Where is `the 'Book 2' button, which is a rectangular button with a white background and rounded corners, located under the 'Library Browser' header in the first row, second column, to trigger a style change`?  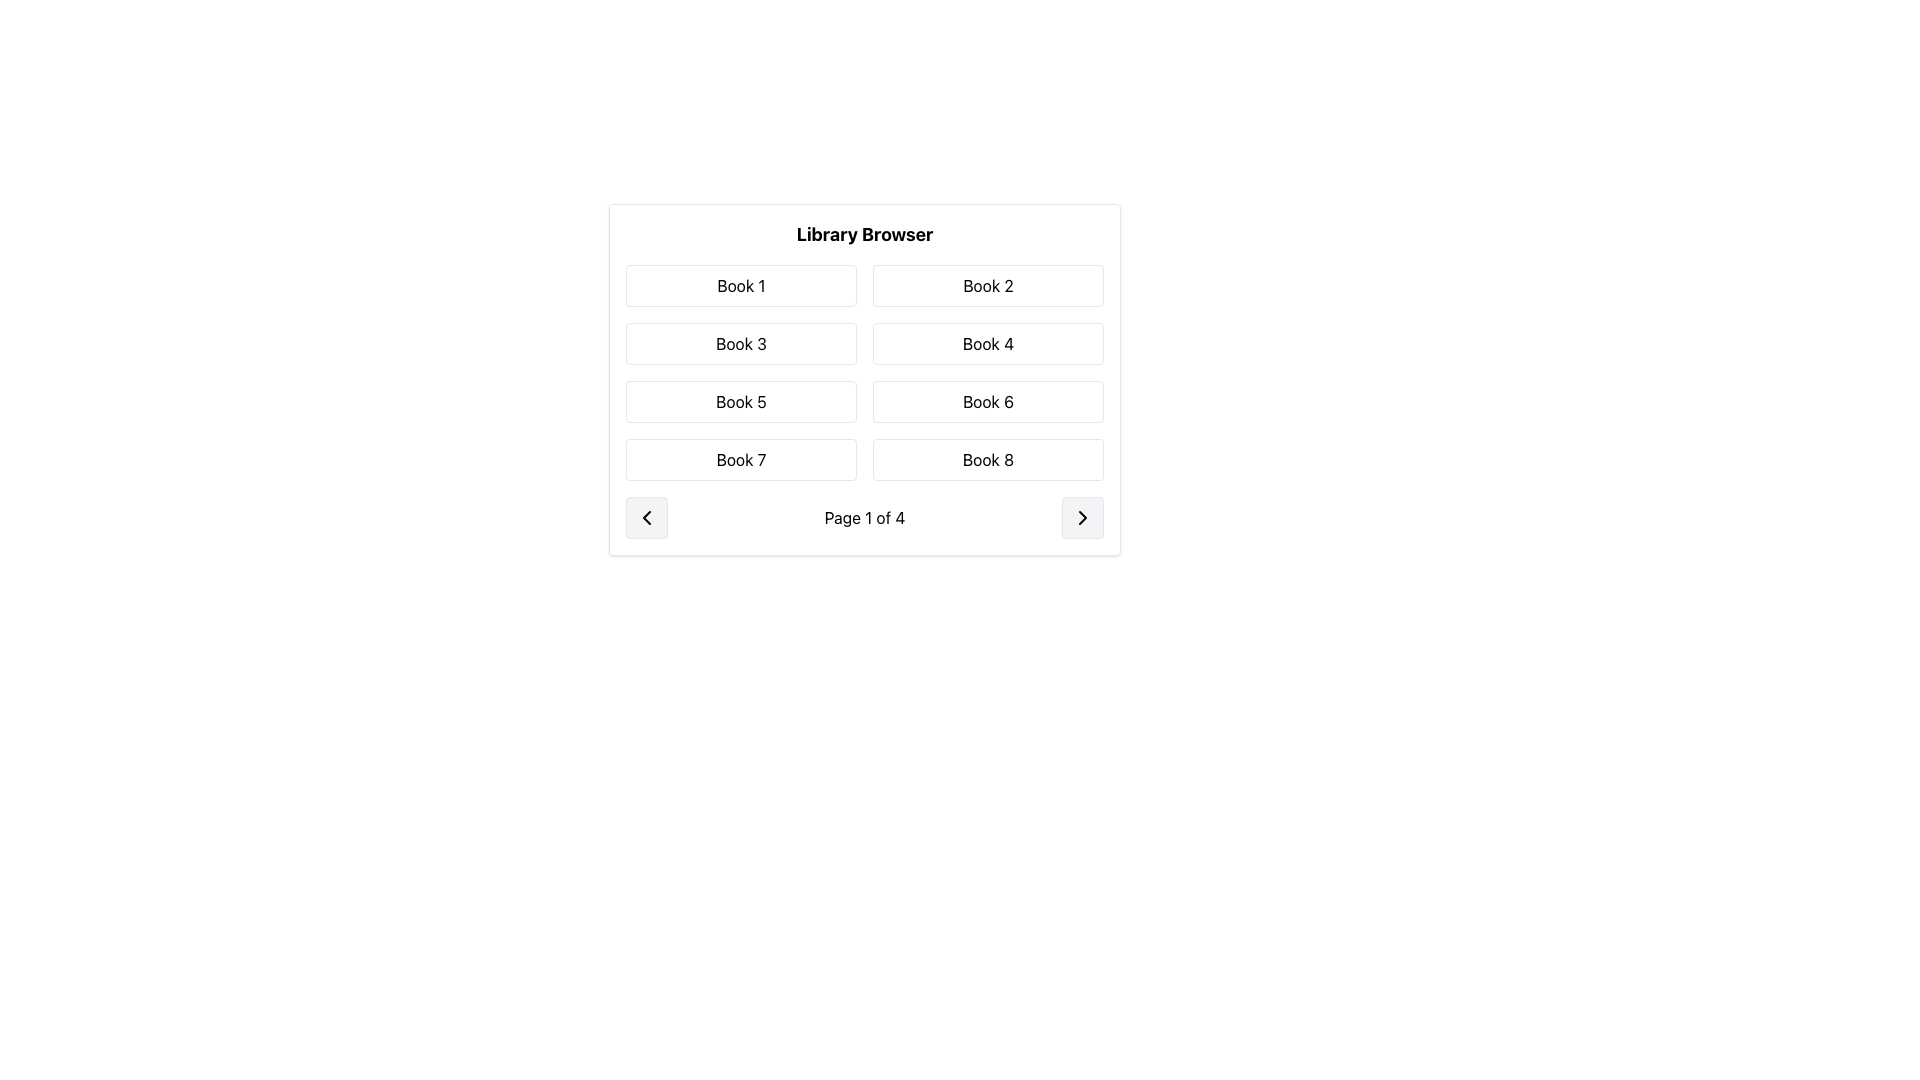 the 'Book 2' button, which is a rectangular button with a white background and rounded corners, located under the 'Library Browser' header in the first row, second column, to trigger a style change is located at coordinates (988, 285).